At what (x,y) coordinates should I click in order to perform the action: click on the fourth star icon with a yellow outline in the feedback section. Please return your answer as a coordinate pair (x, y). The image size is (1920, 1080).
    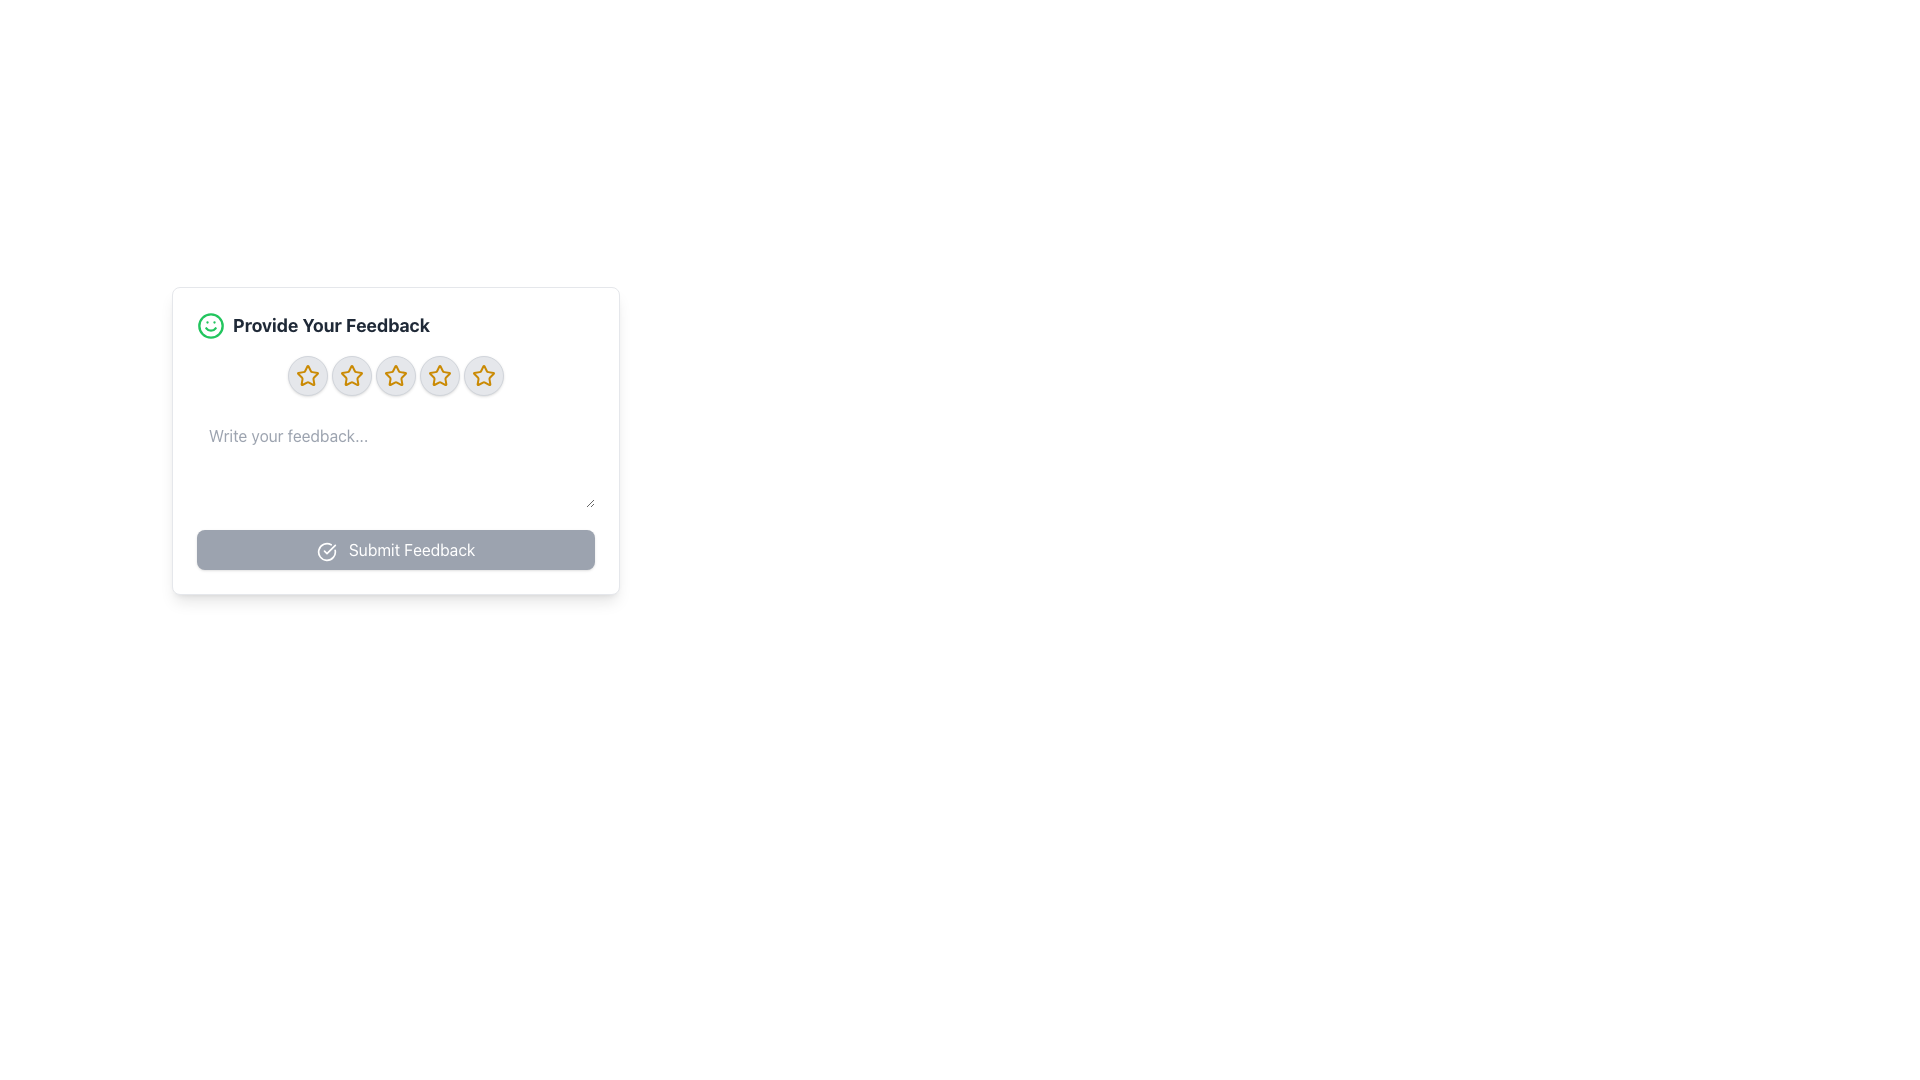
    Looking at the image, I should click on (395, 375).